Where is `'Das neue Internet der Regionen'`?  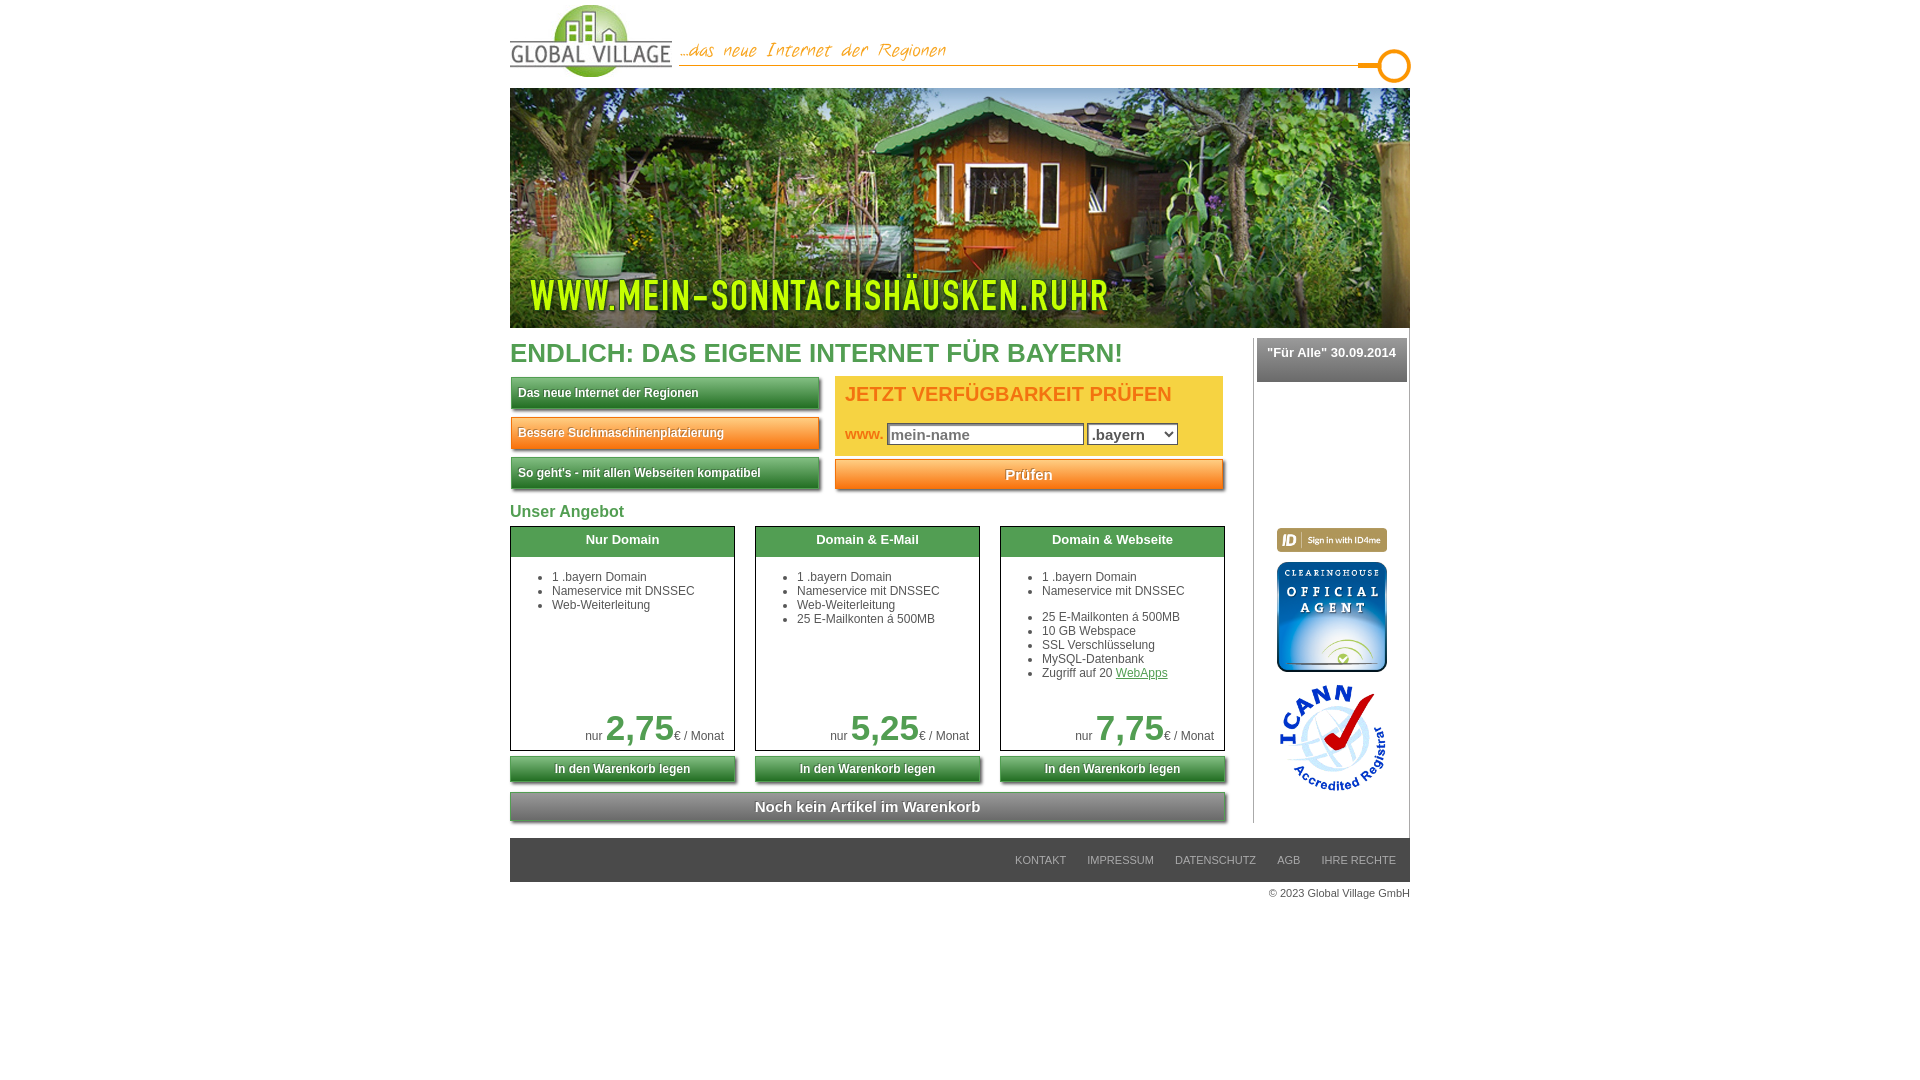
'Das neue Internet der Regionen' is located at coordinates (665, 393).